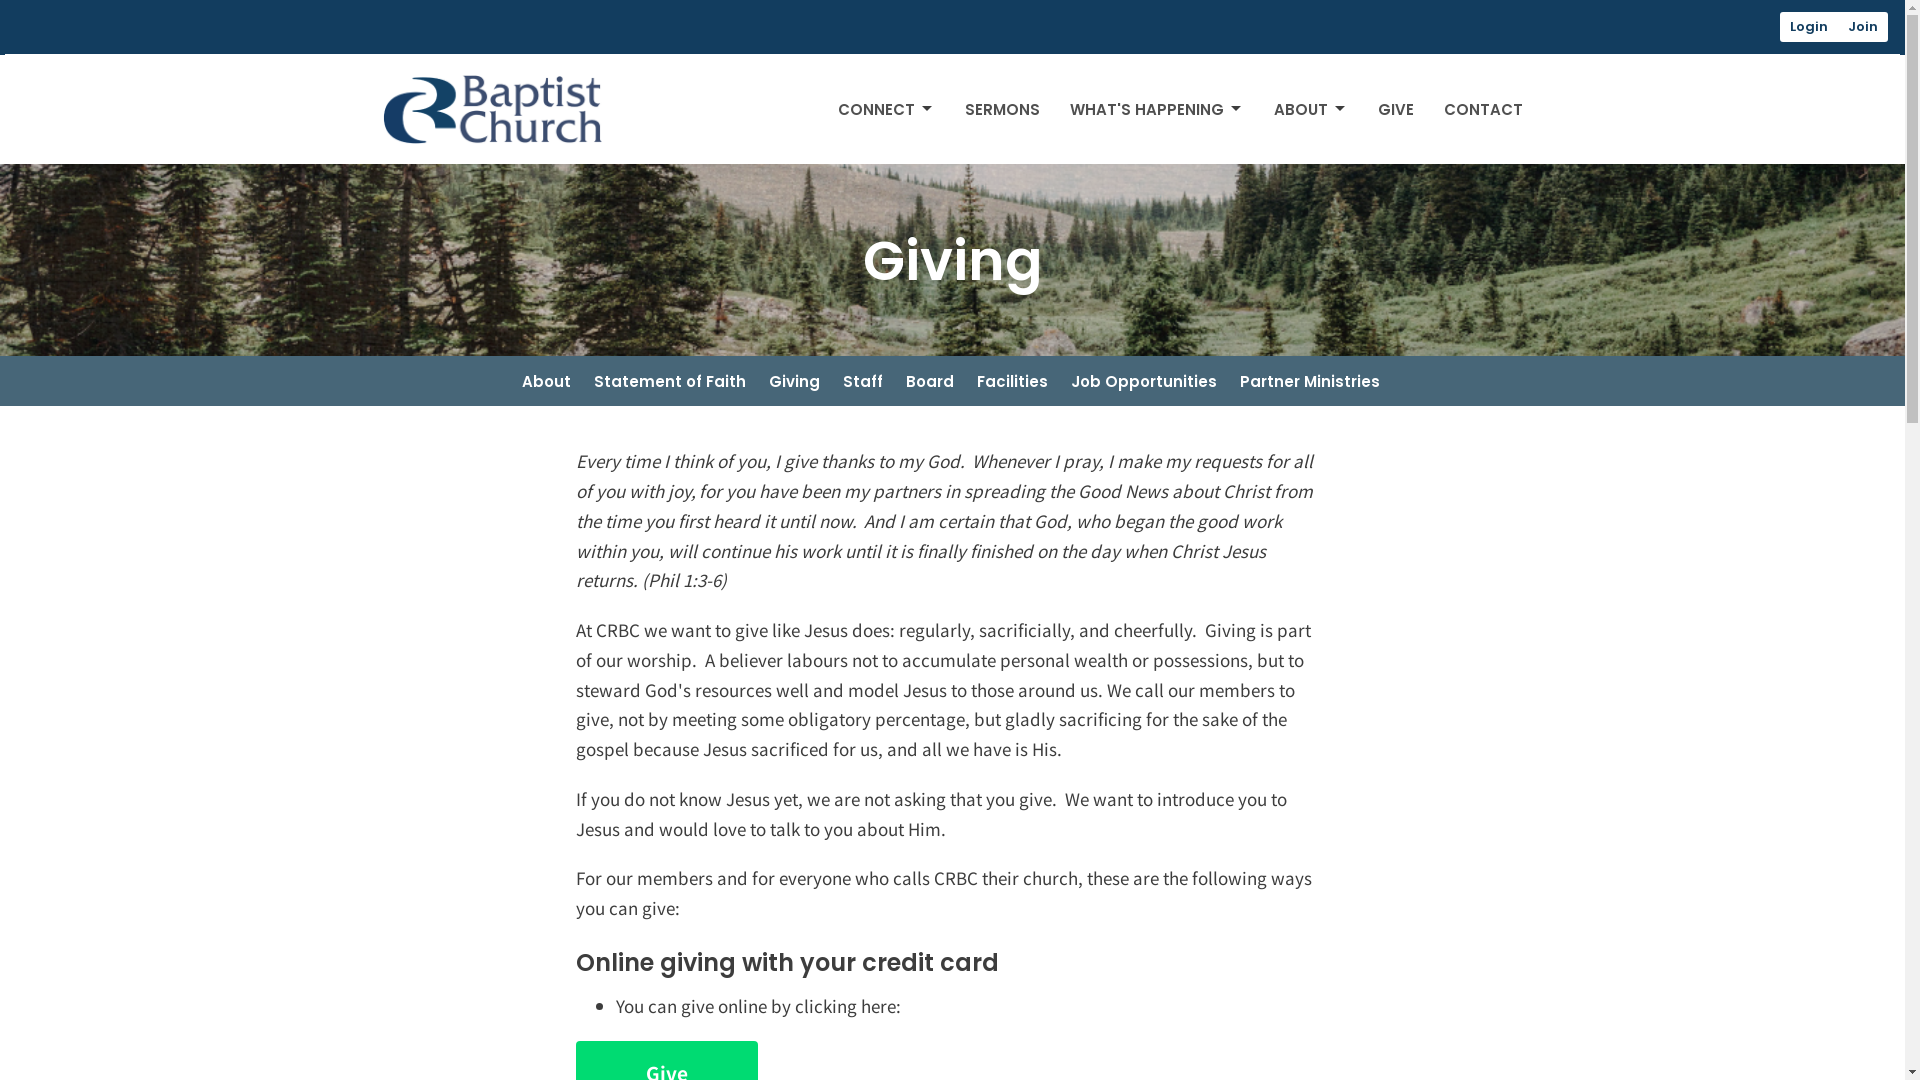 The image size is (1920, 1080). I want to click on 'ABOUT', so click(1310, 109).